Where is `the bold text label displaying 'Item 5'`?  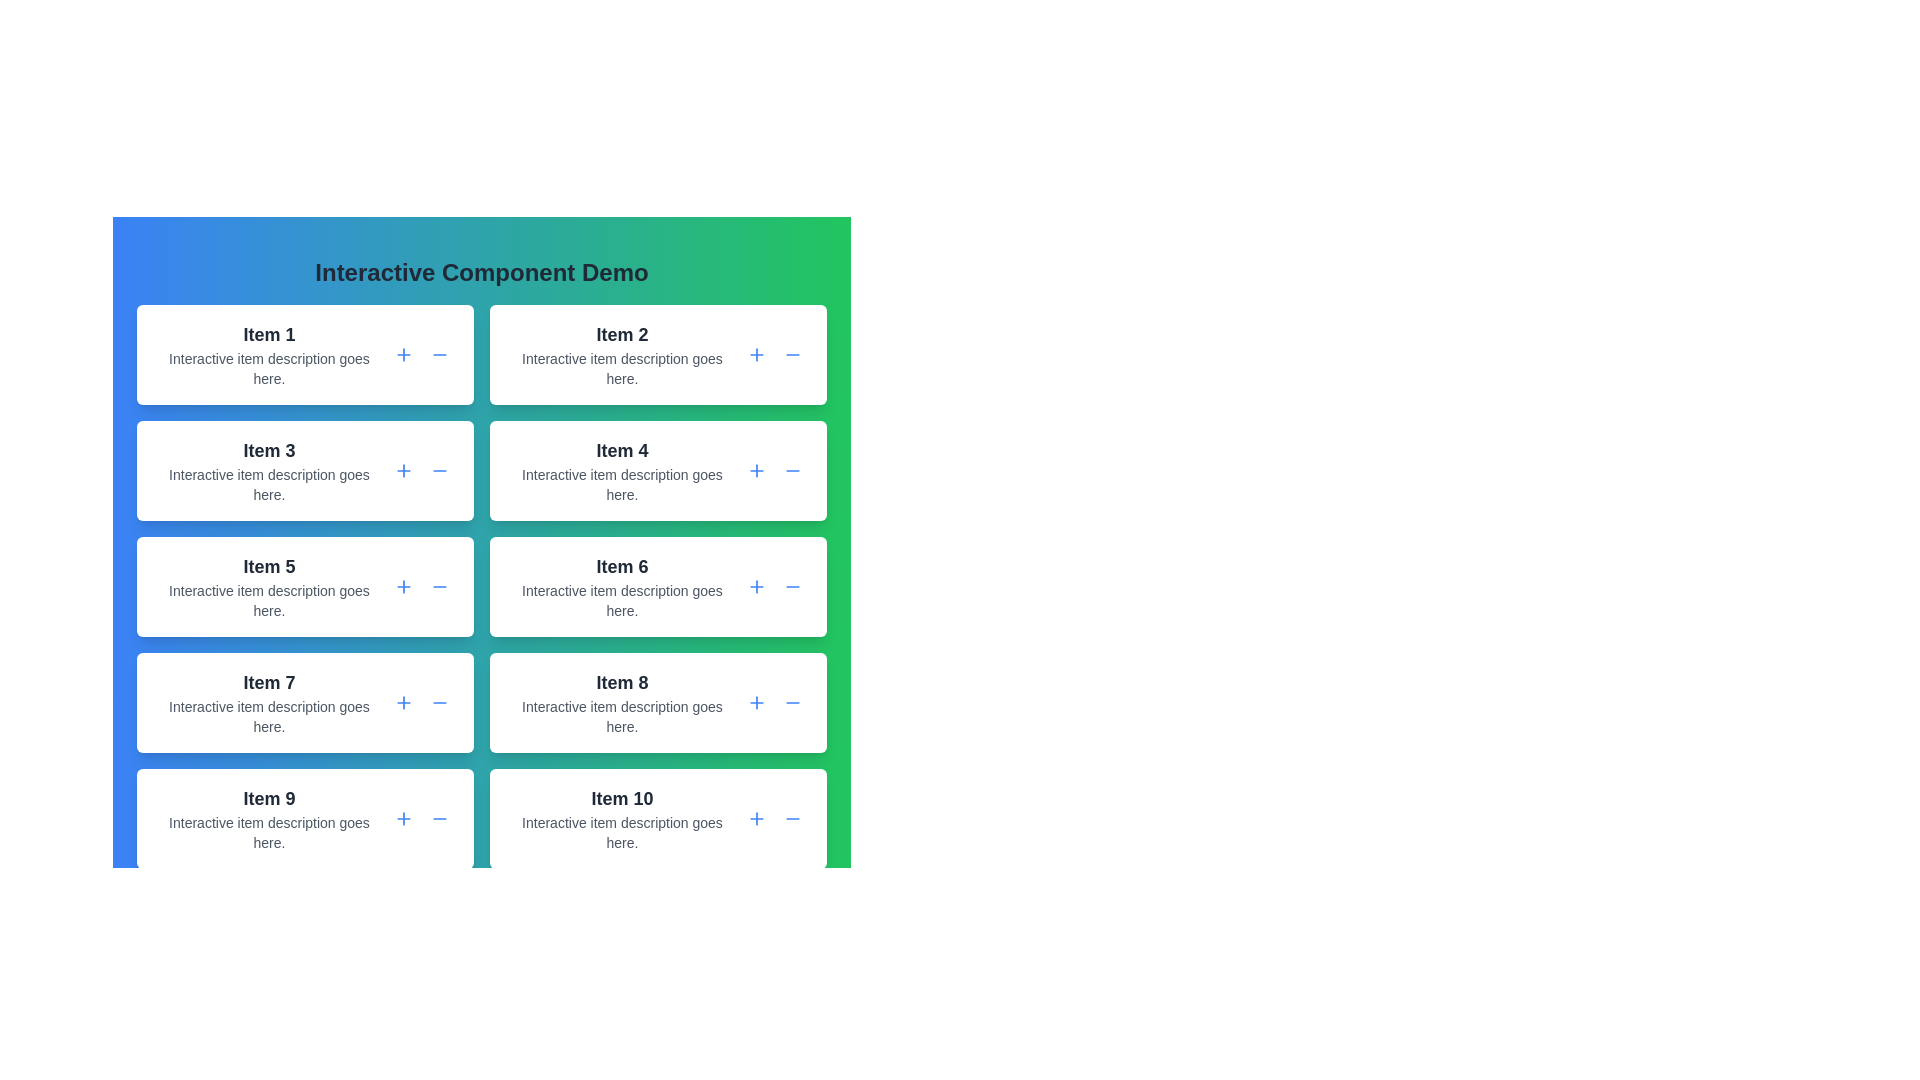
the bold text label displaying 'Item 5' is located at coordinates (268, 567).